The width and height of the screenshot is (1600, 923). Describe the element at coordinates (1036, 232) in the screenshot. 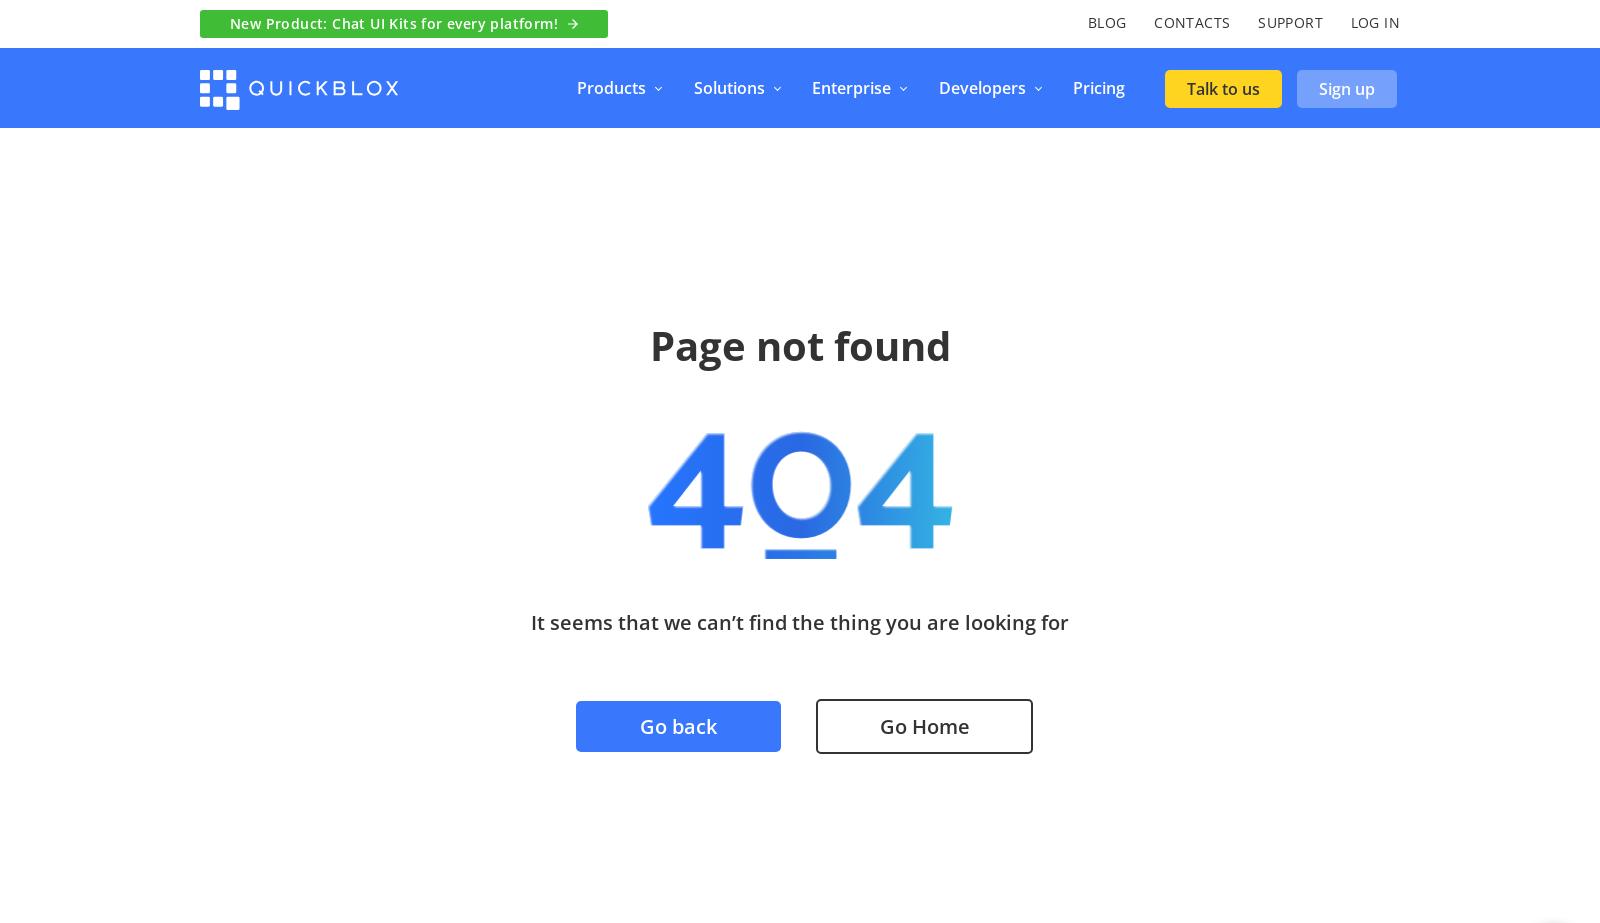

I see `'Communication Tools'` at that location.